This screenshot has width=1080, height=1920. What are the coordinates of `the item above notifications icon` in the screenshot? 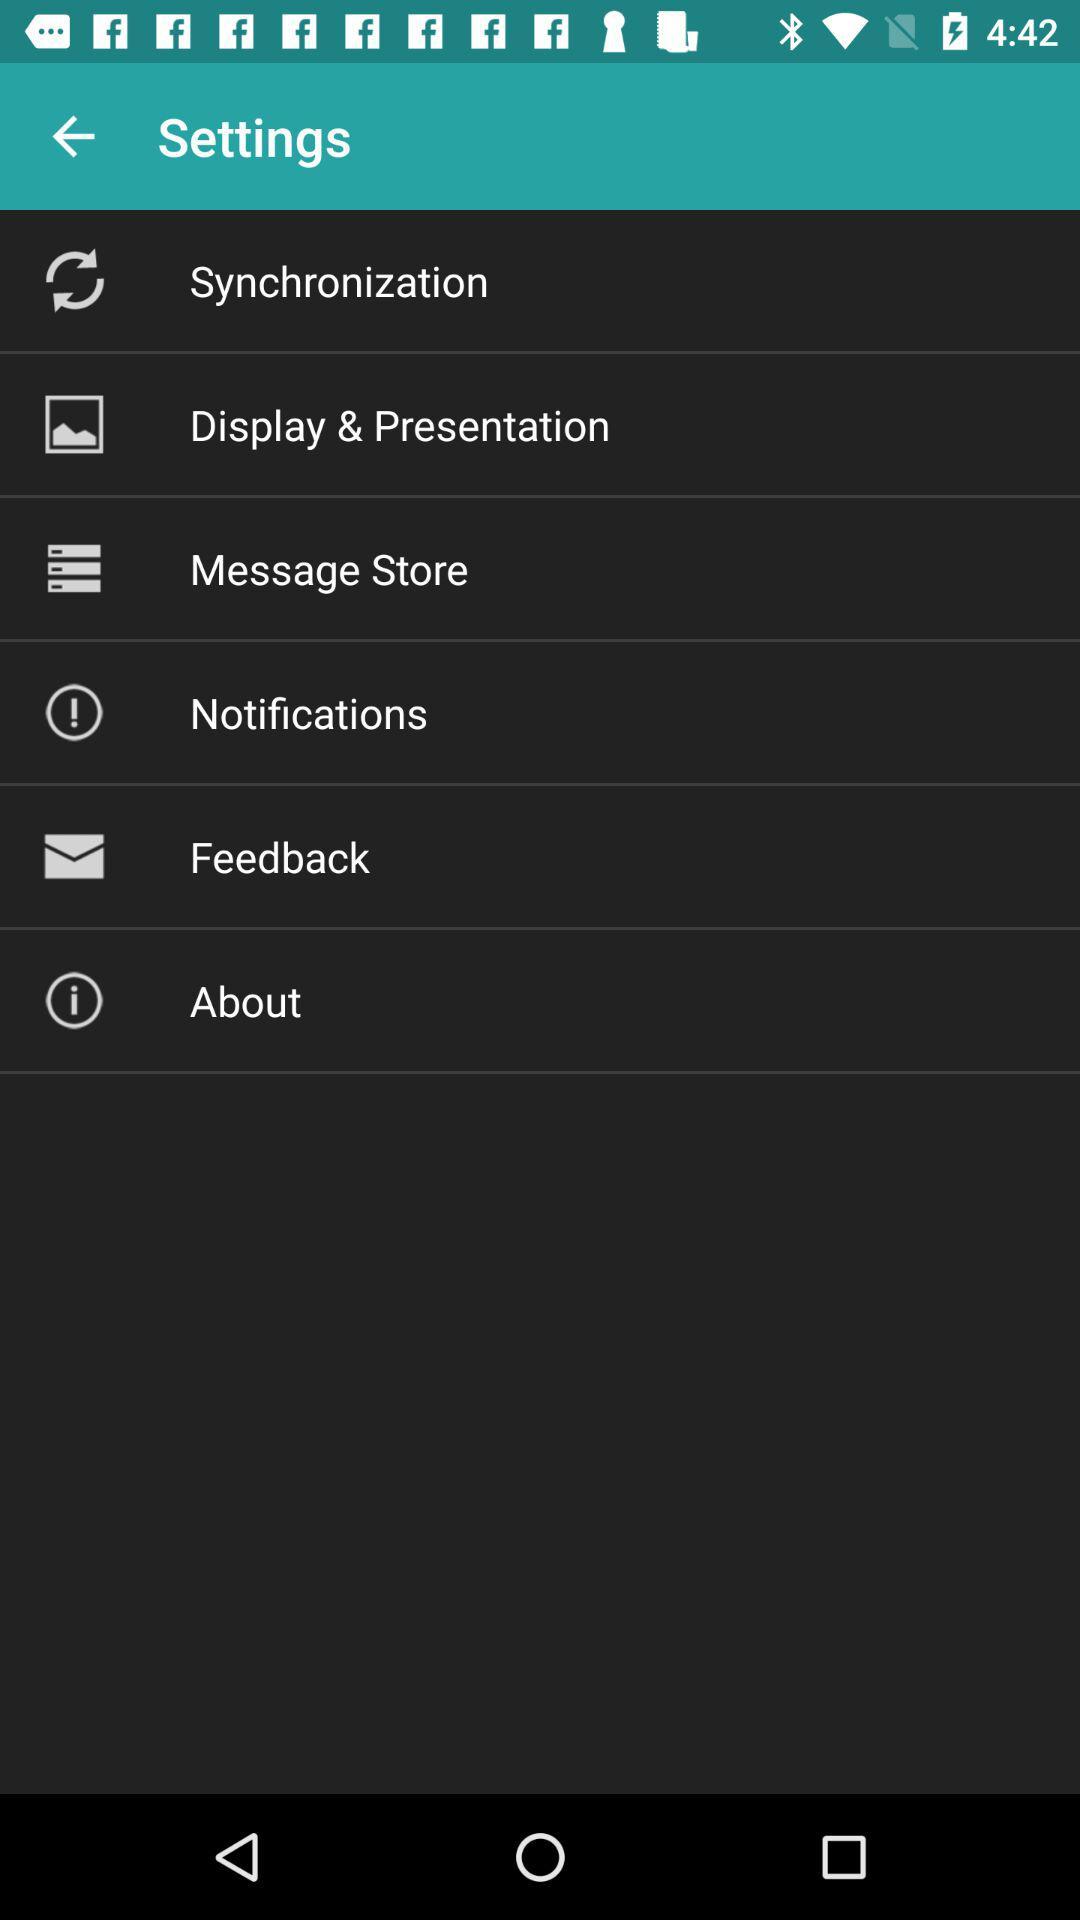 It's located at (328, 567).